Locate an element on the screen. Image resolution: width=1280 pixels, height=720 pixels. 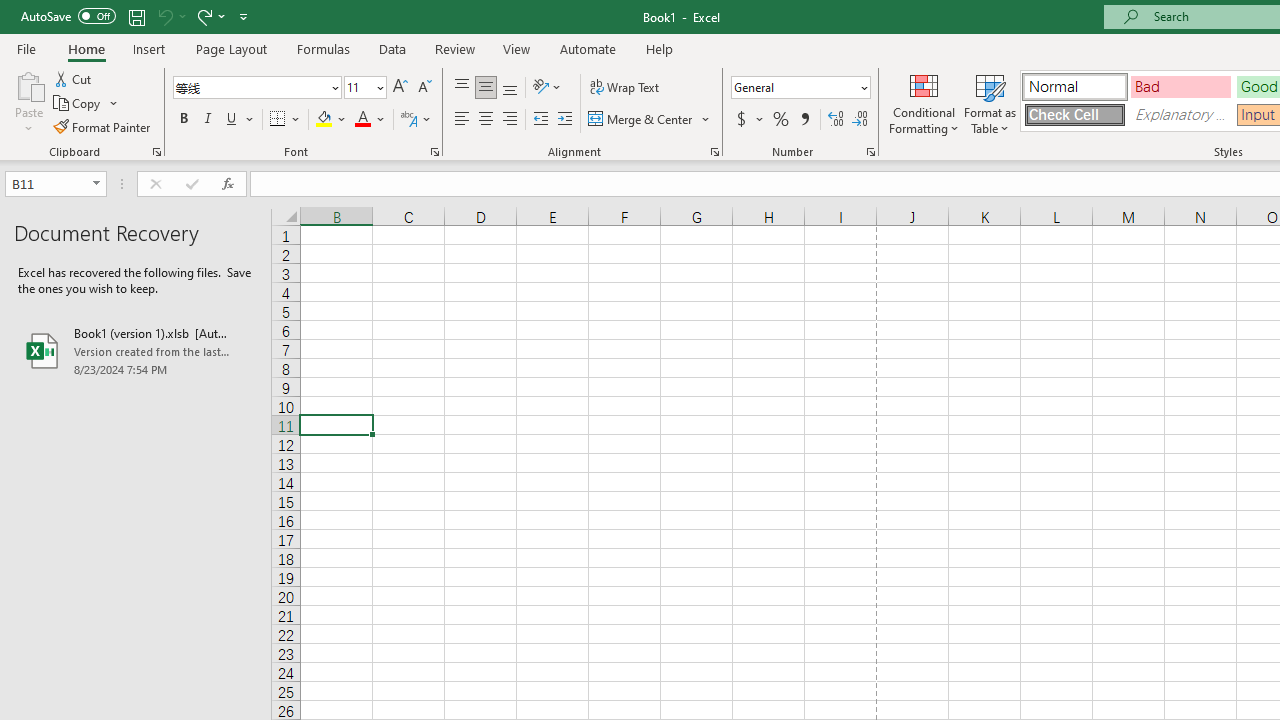
'Percent Style' is located at coordinates (780, 119).